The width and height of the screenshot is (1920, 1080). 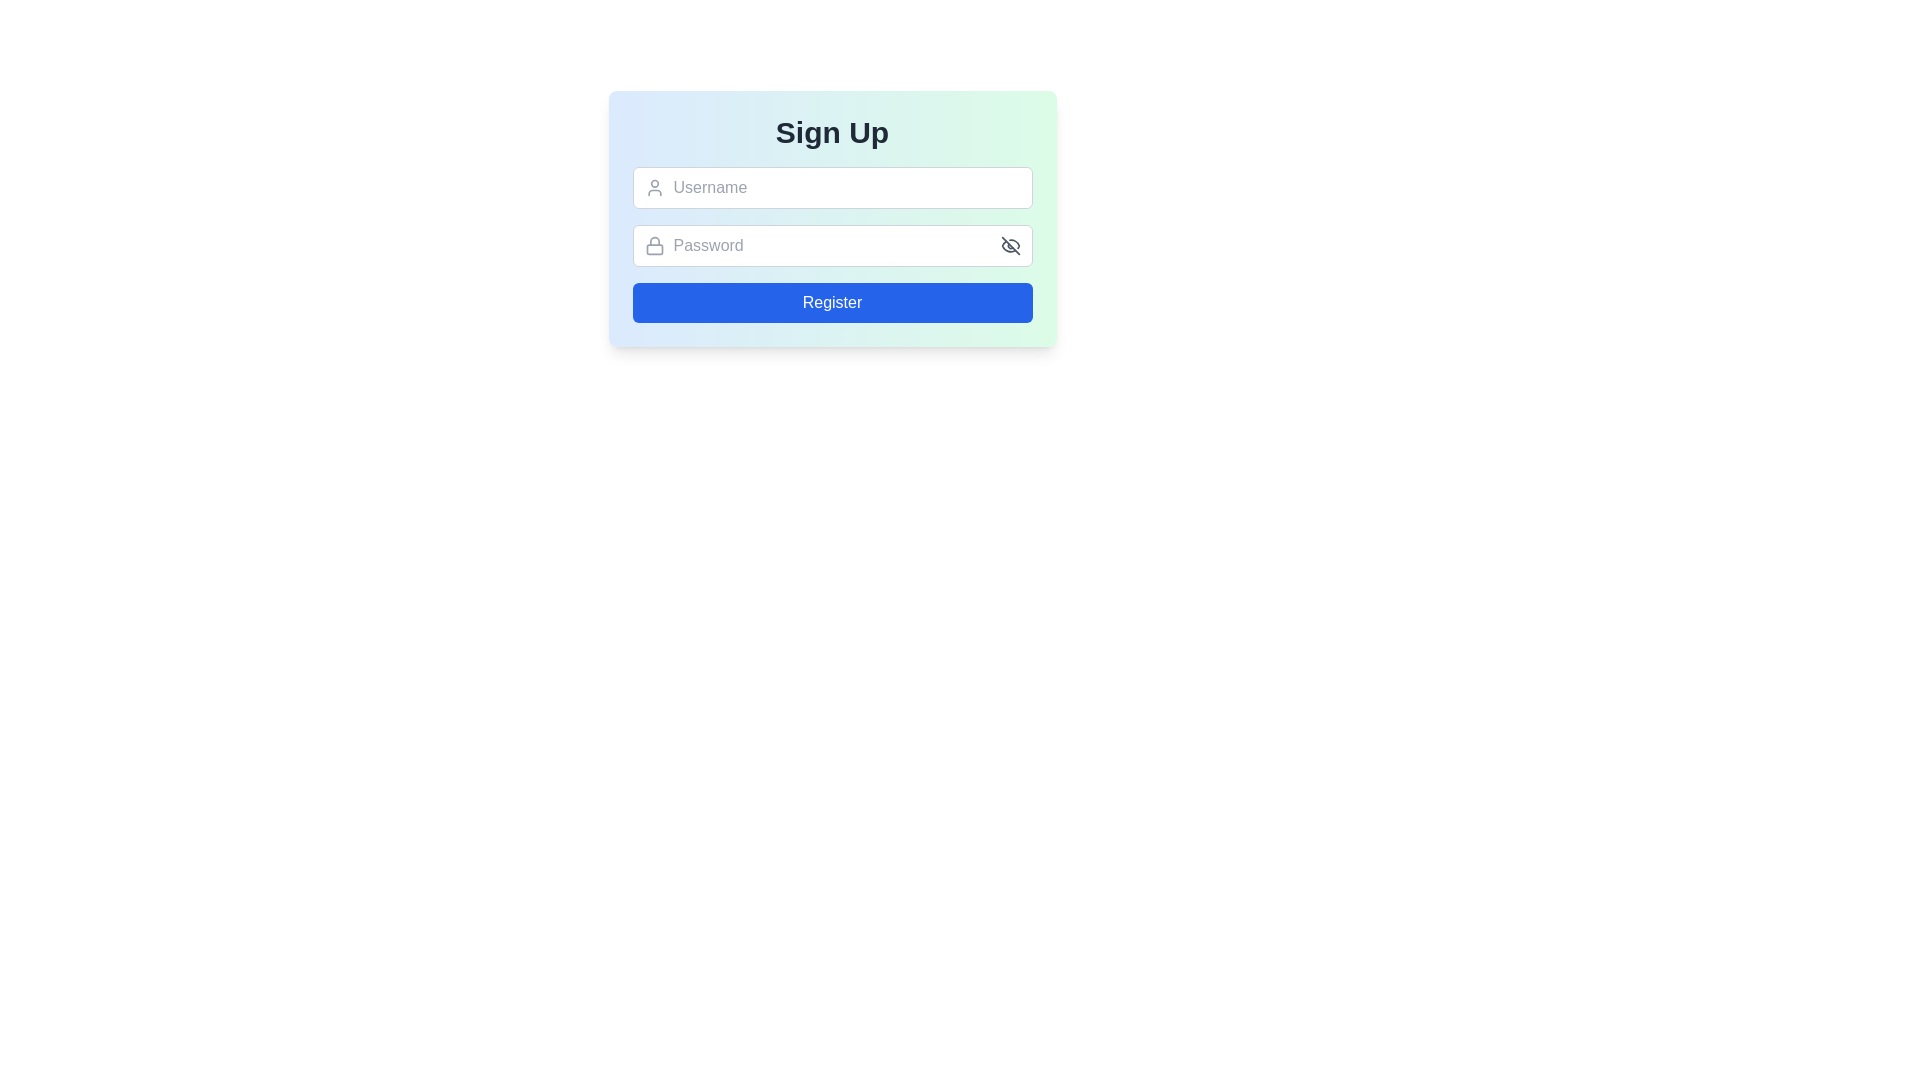 I want to click on the 'hide password' toggle button icon that intersects diagonally through an eye icon in the Password input field of the Sign-Up form, so click(x=1010, y=245).